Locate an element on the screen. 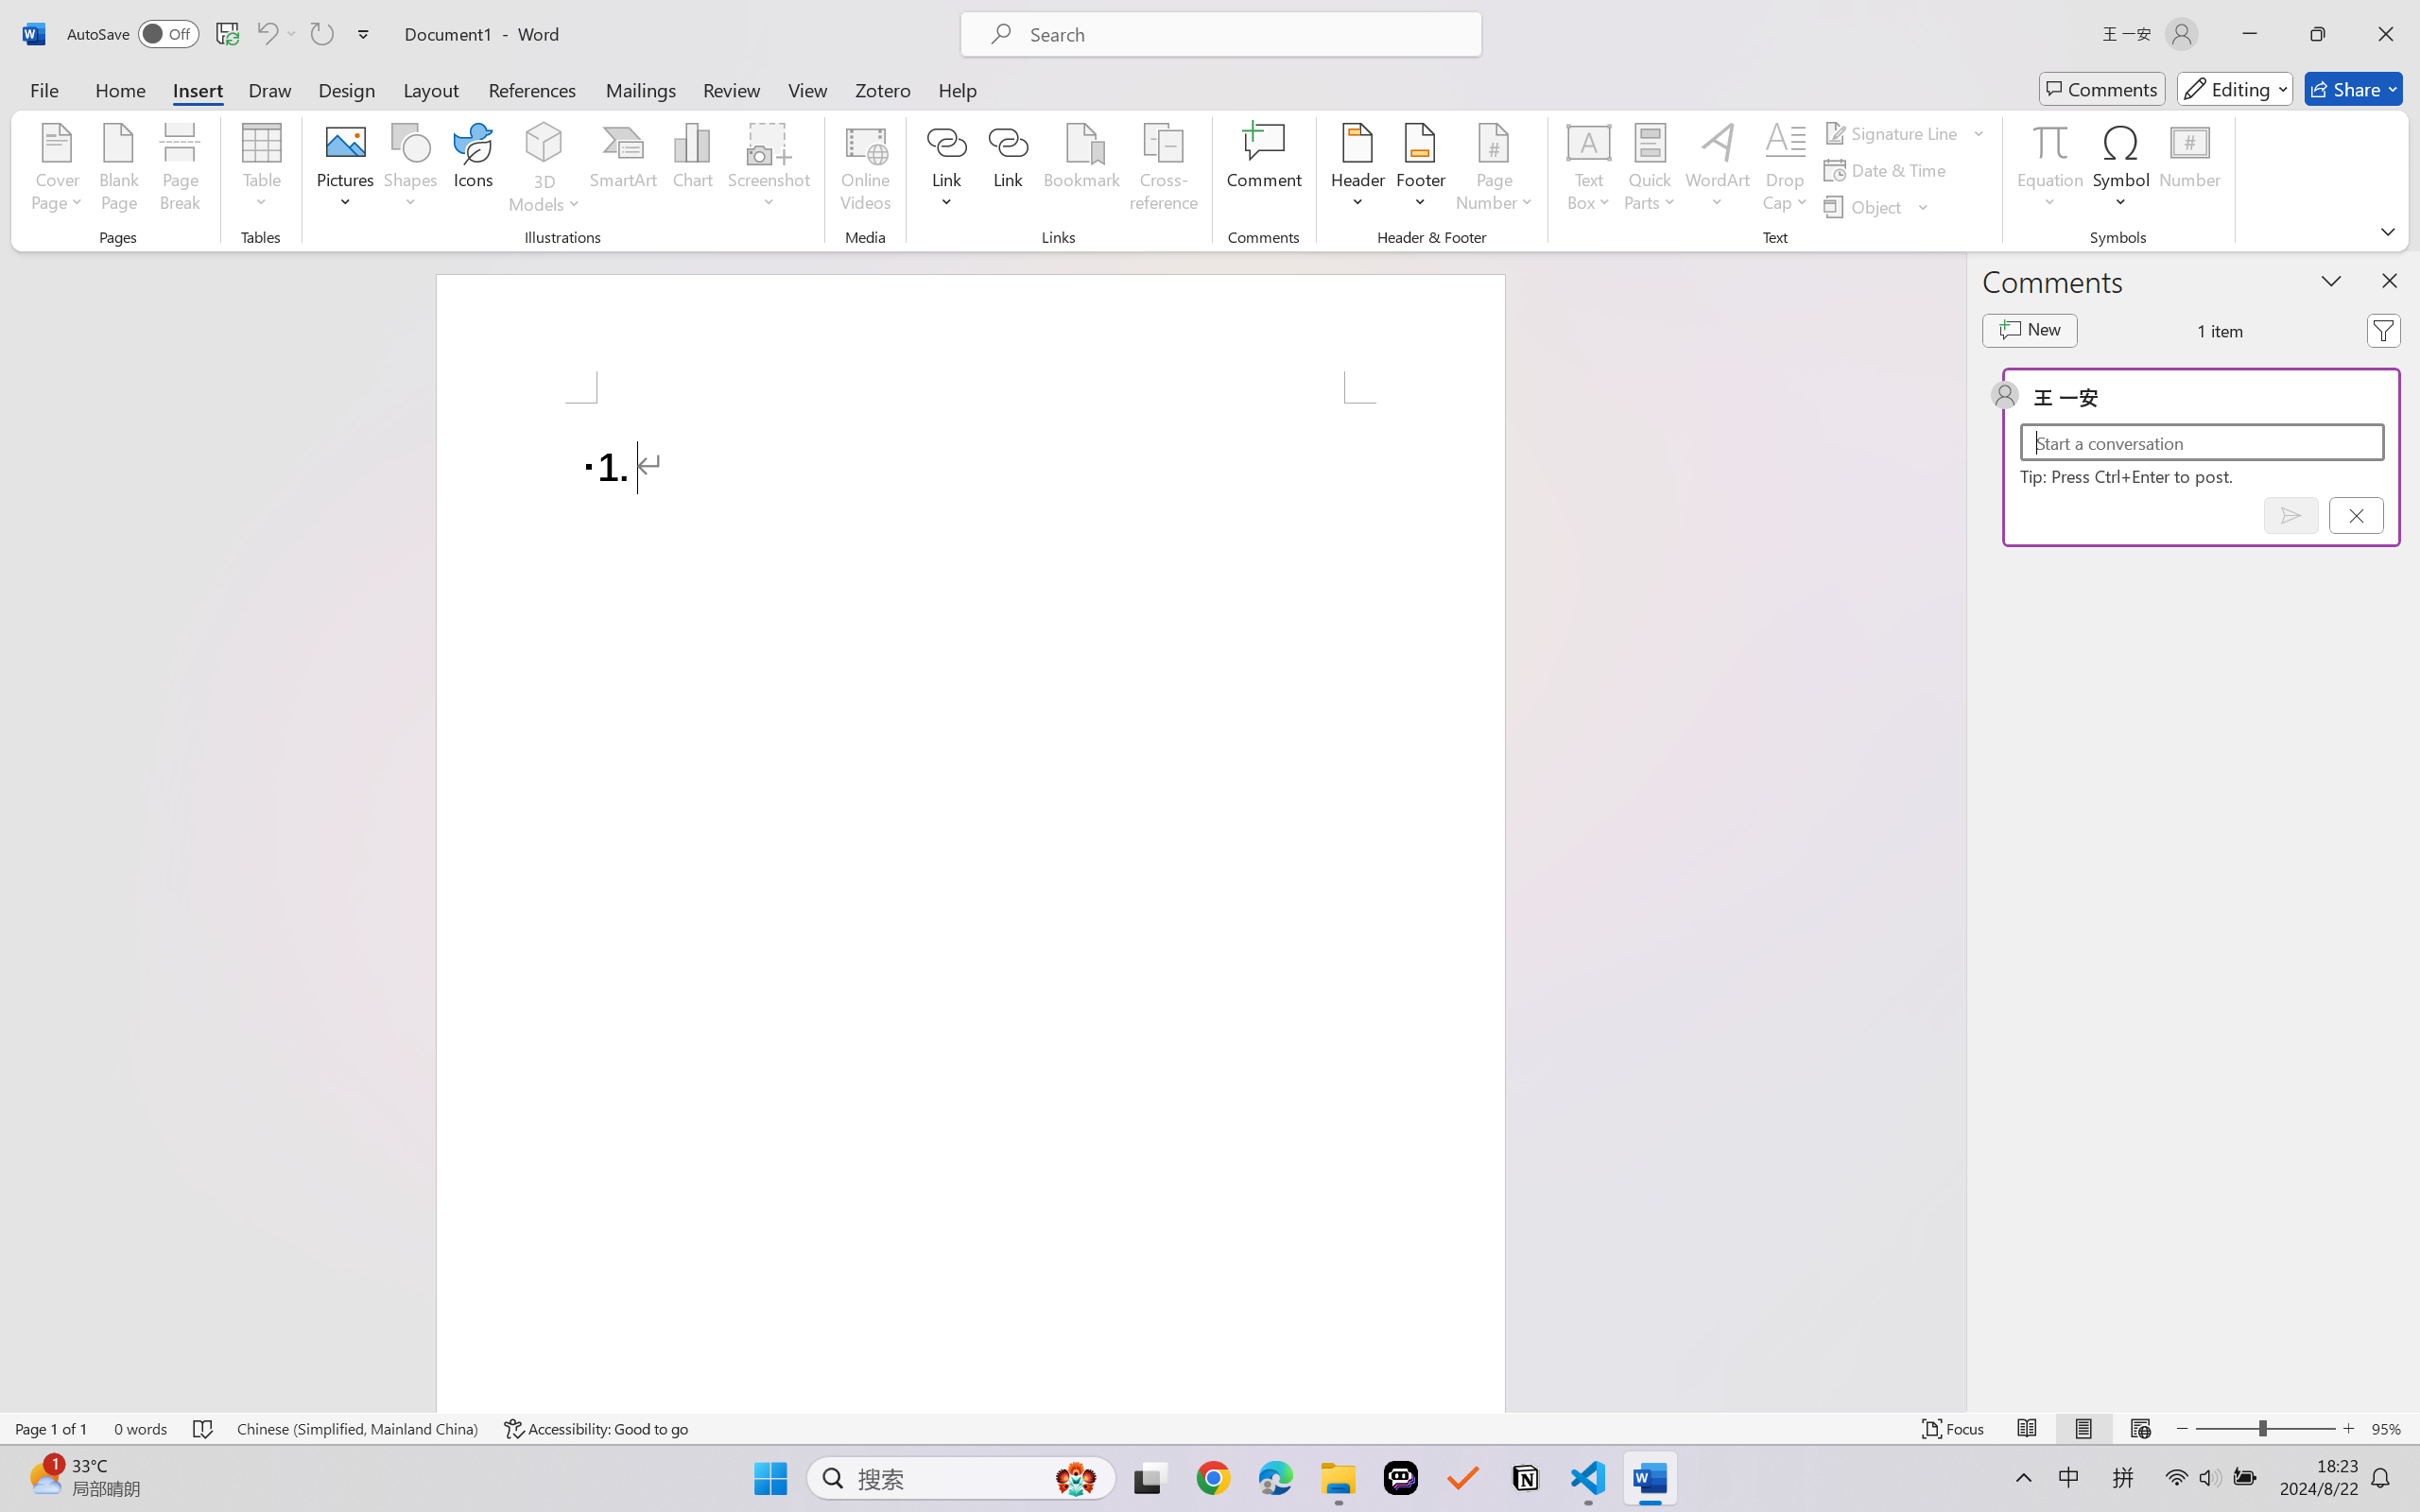 The height and width of the screenshot is (1512, 2420). 'Pictures' is located at coordinates (346, 170).